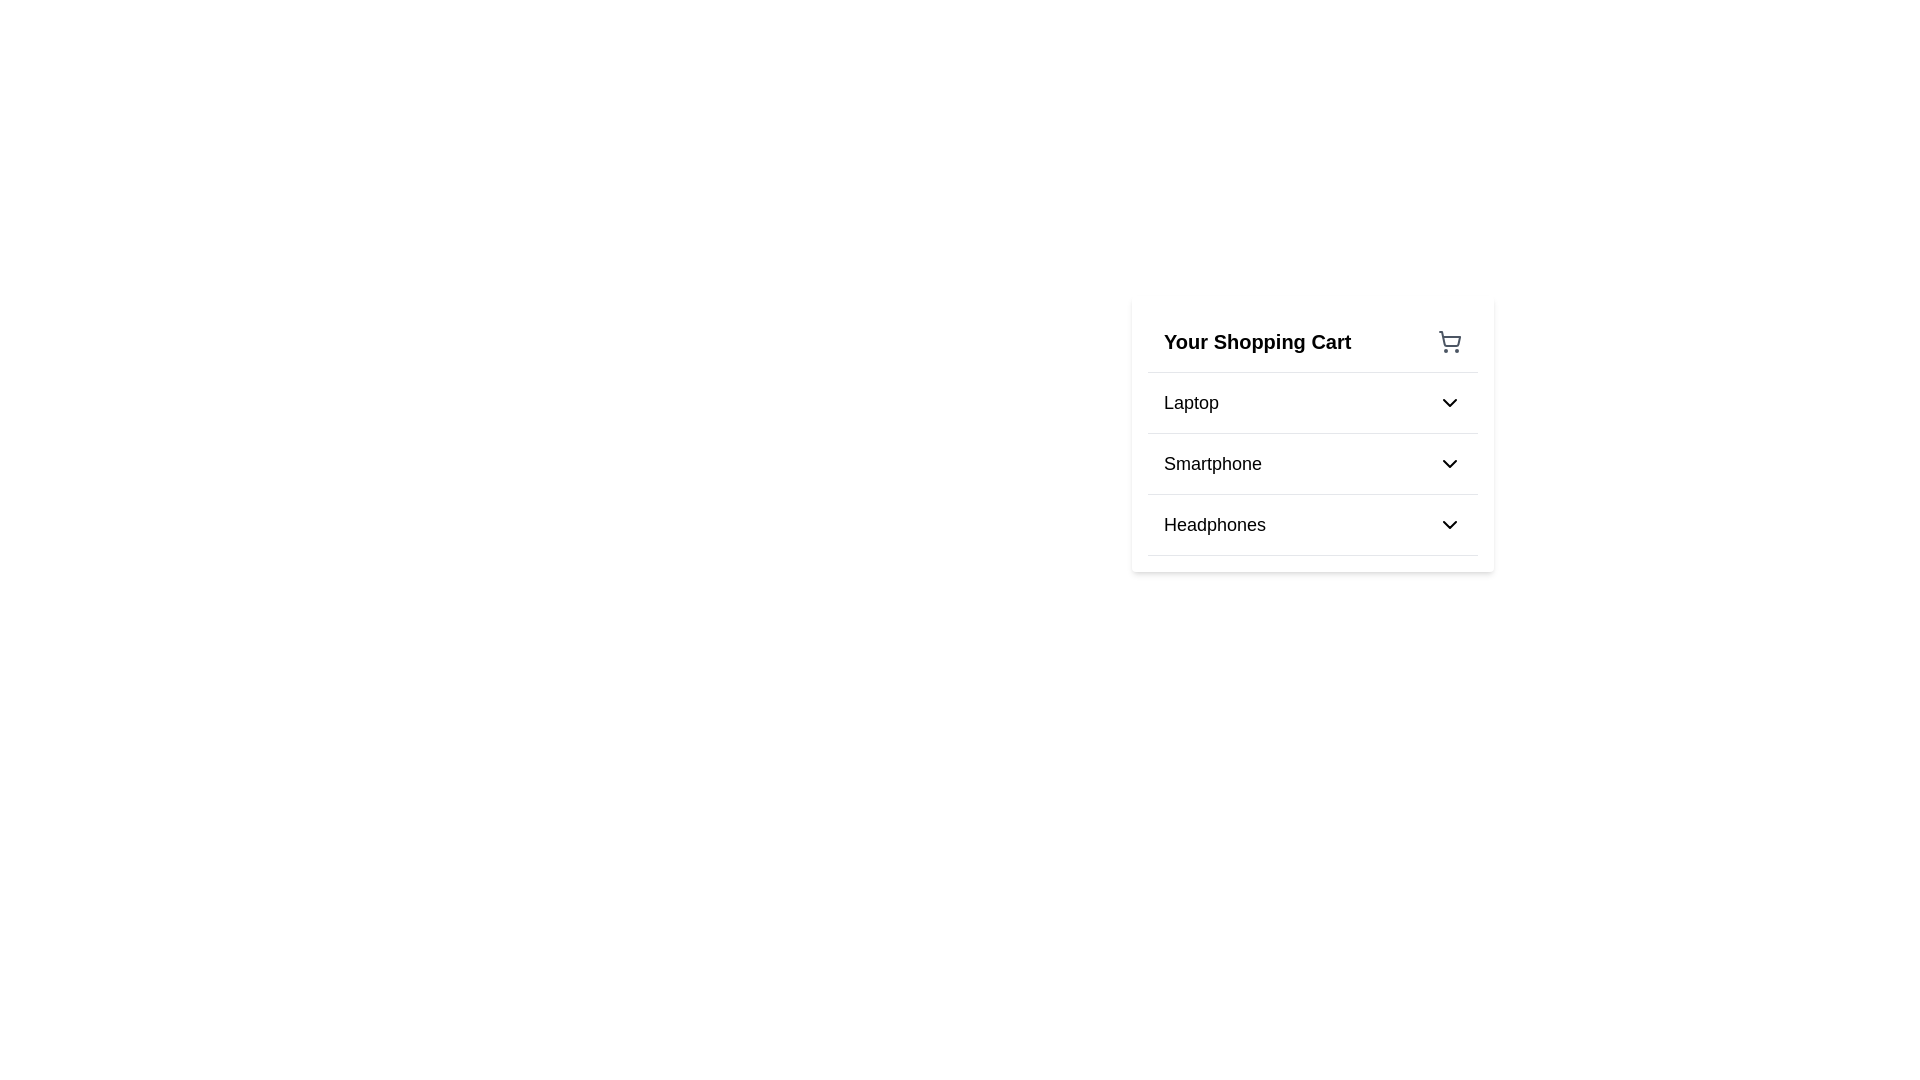 Image resolution: width=1920 pixels, height=1080 pixels. Describe the element at coordinates (1191, 402) in the screenshot. I see `the first text label in the list under 'Your Shopping Cart', which describes the associated item or category` at that location.